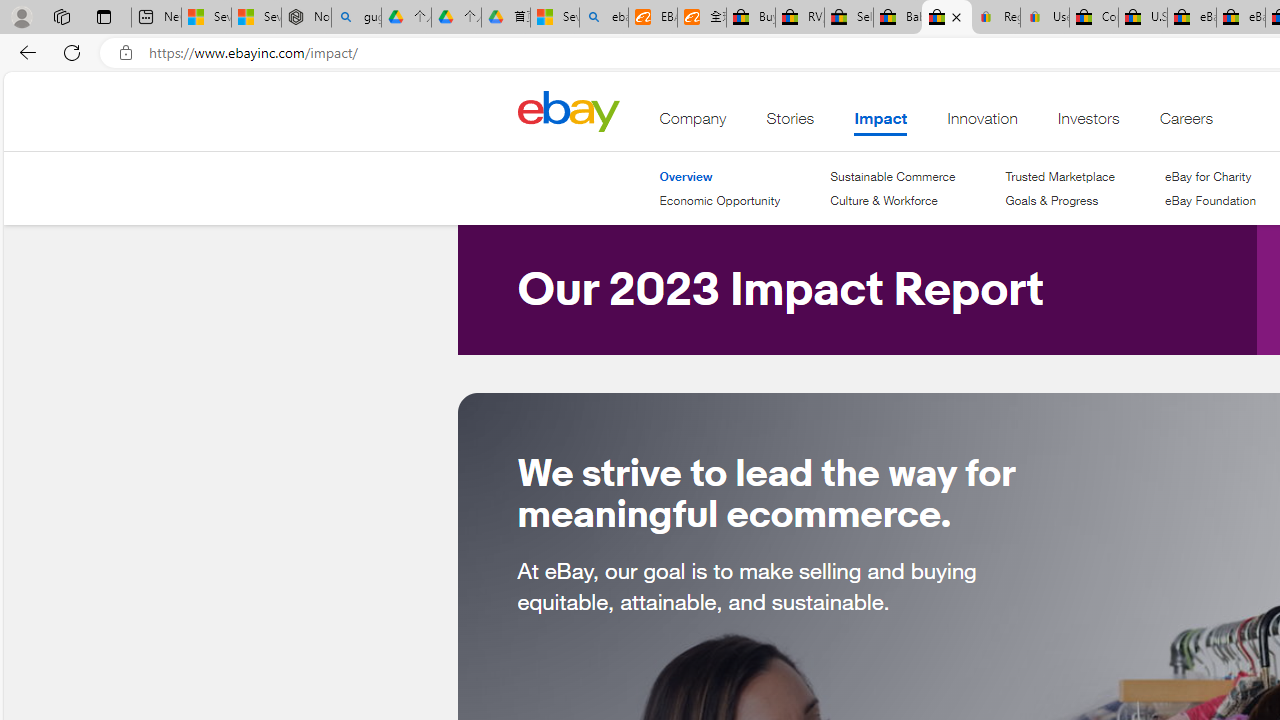  Describe the element at coordinates (882, 200) in the screenshot. I see `'Culture & Workforce'` at that location.